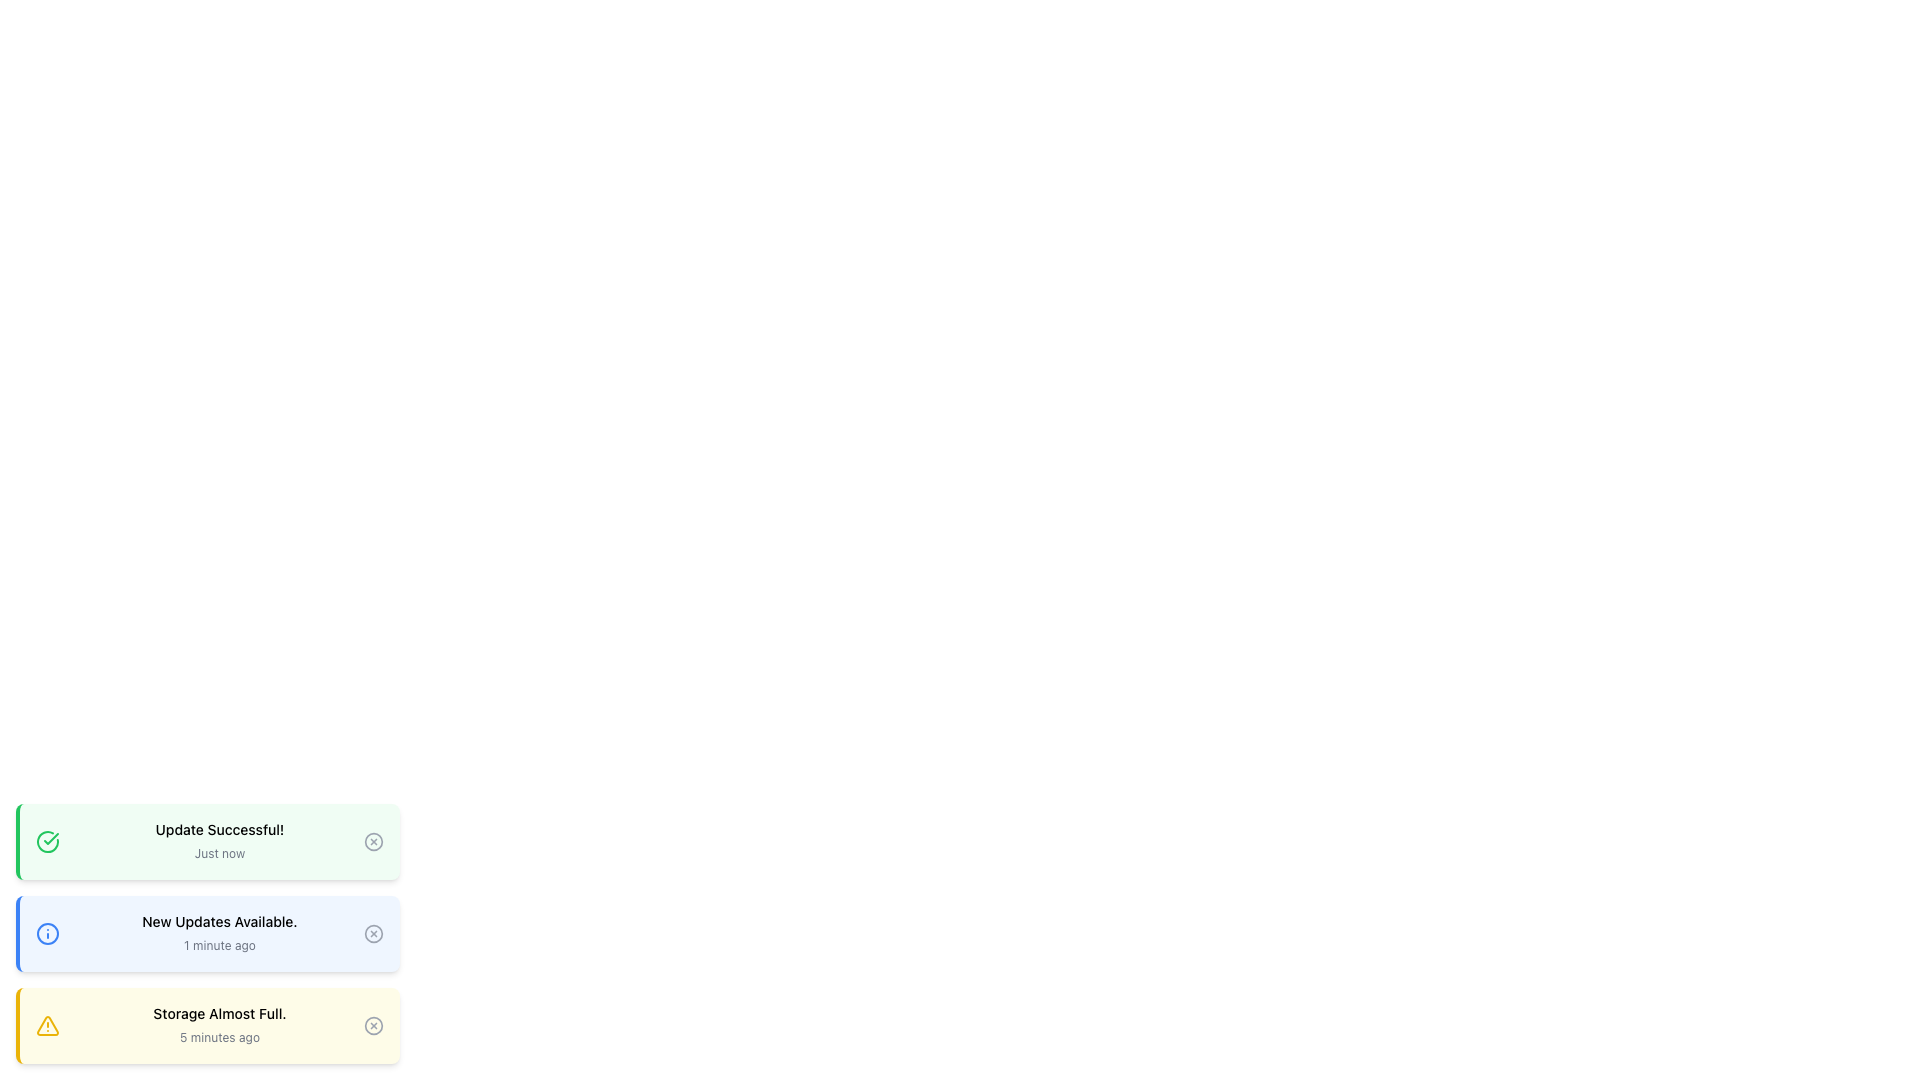 The height and width of the screenshot is (1080, 1920). What do you see at coordinates (48, 1026) in the screenshot?
I see `the equilateral triangle warning icon with a bold yellow outline, located inside the notification card at the bottom of the vertical stack, which has a light yellow background and the text 'Storage Almost Full.'` at bounding box center [48, 1026].